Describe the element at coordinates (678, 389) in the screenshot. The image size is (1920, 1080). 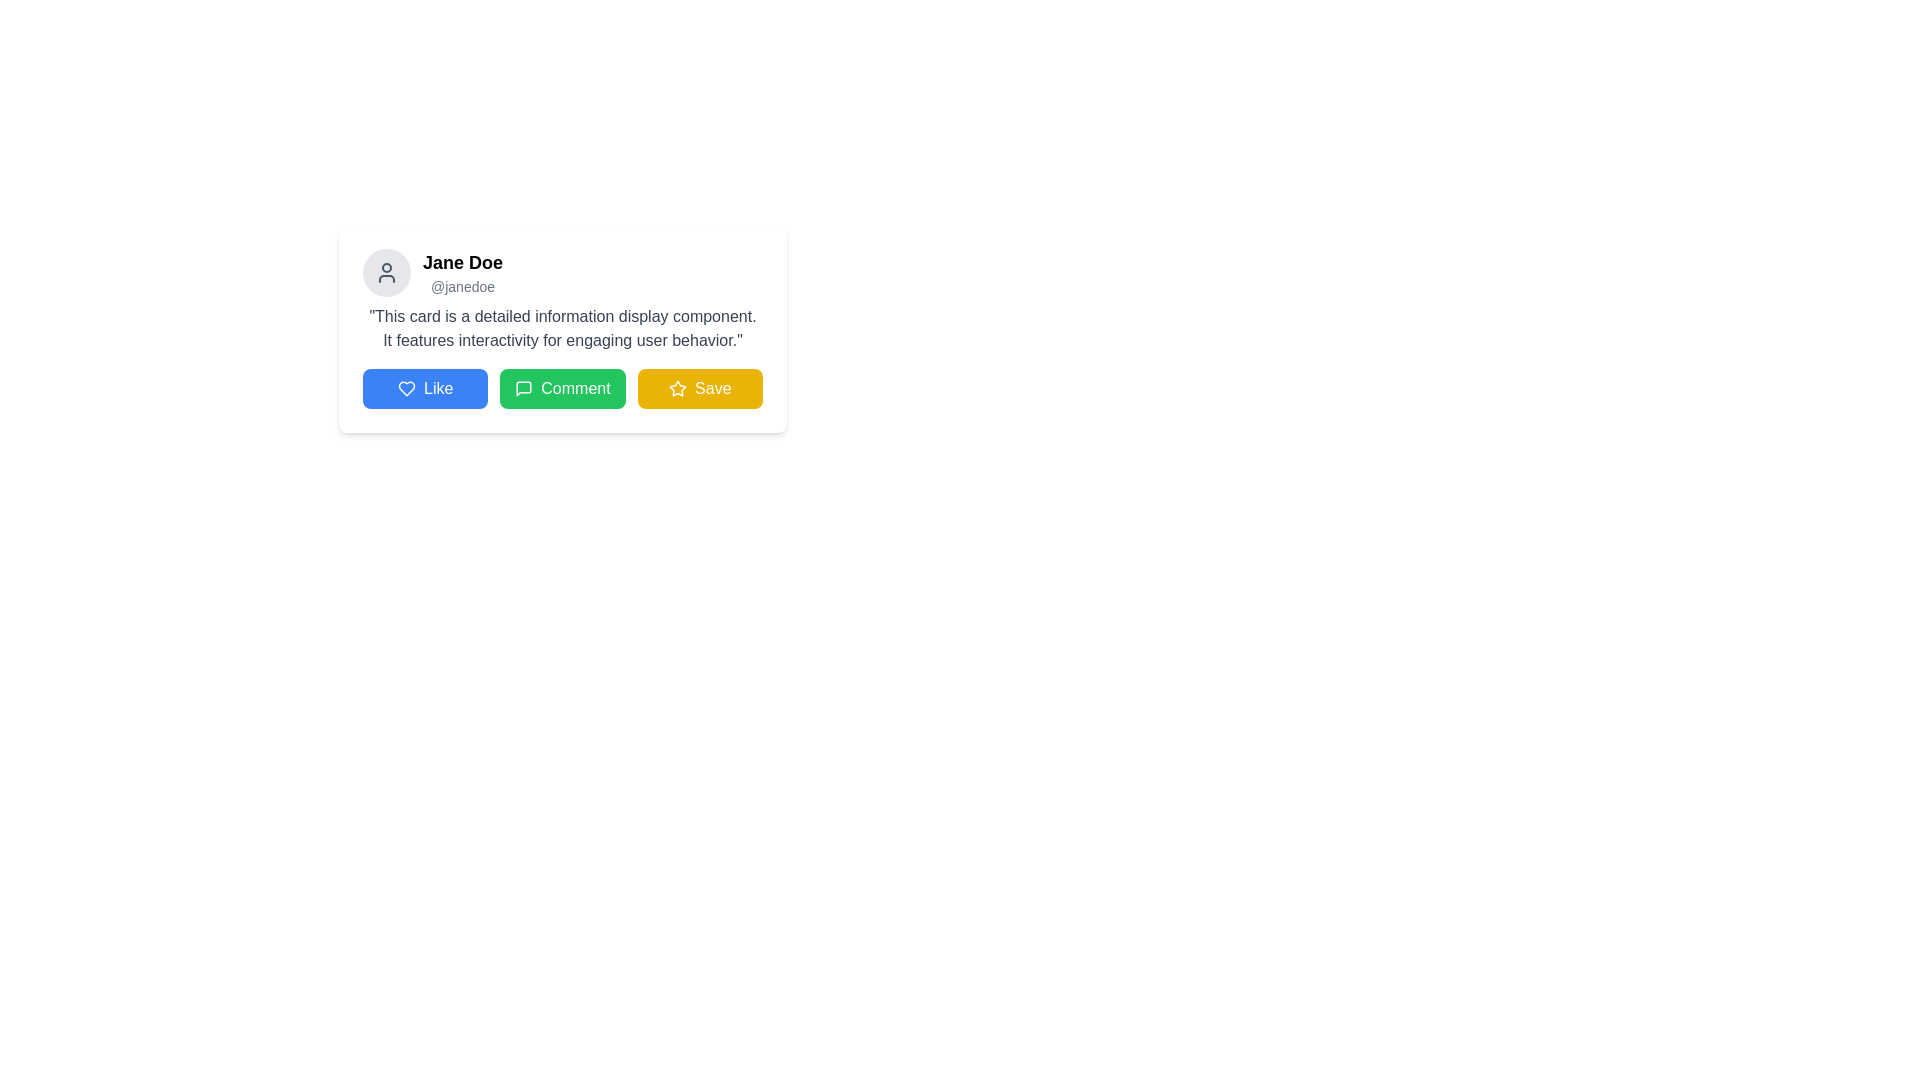
I see `the star icon located at the bottom-right of the card` at that location.